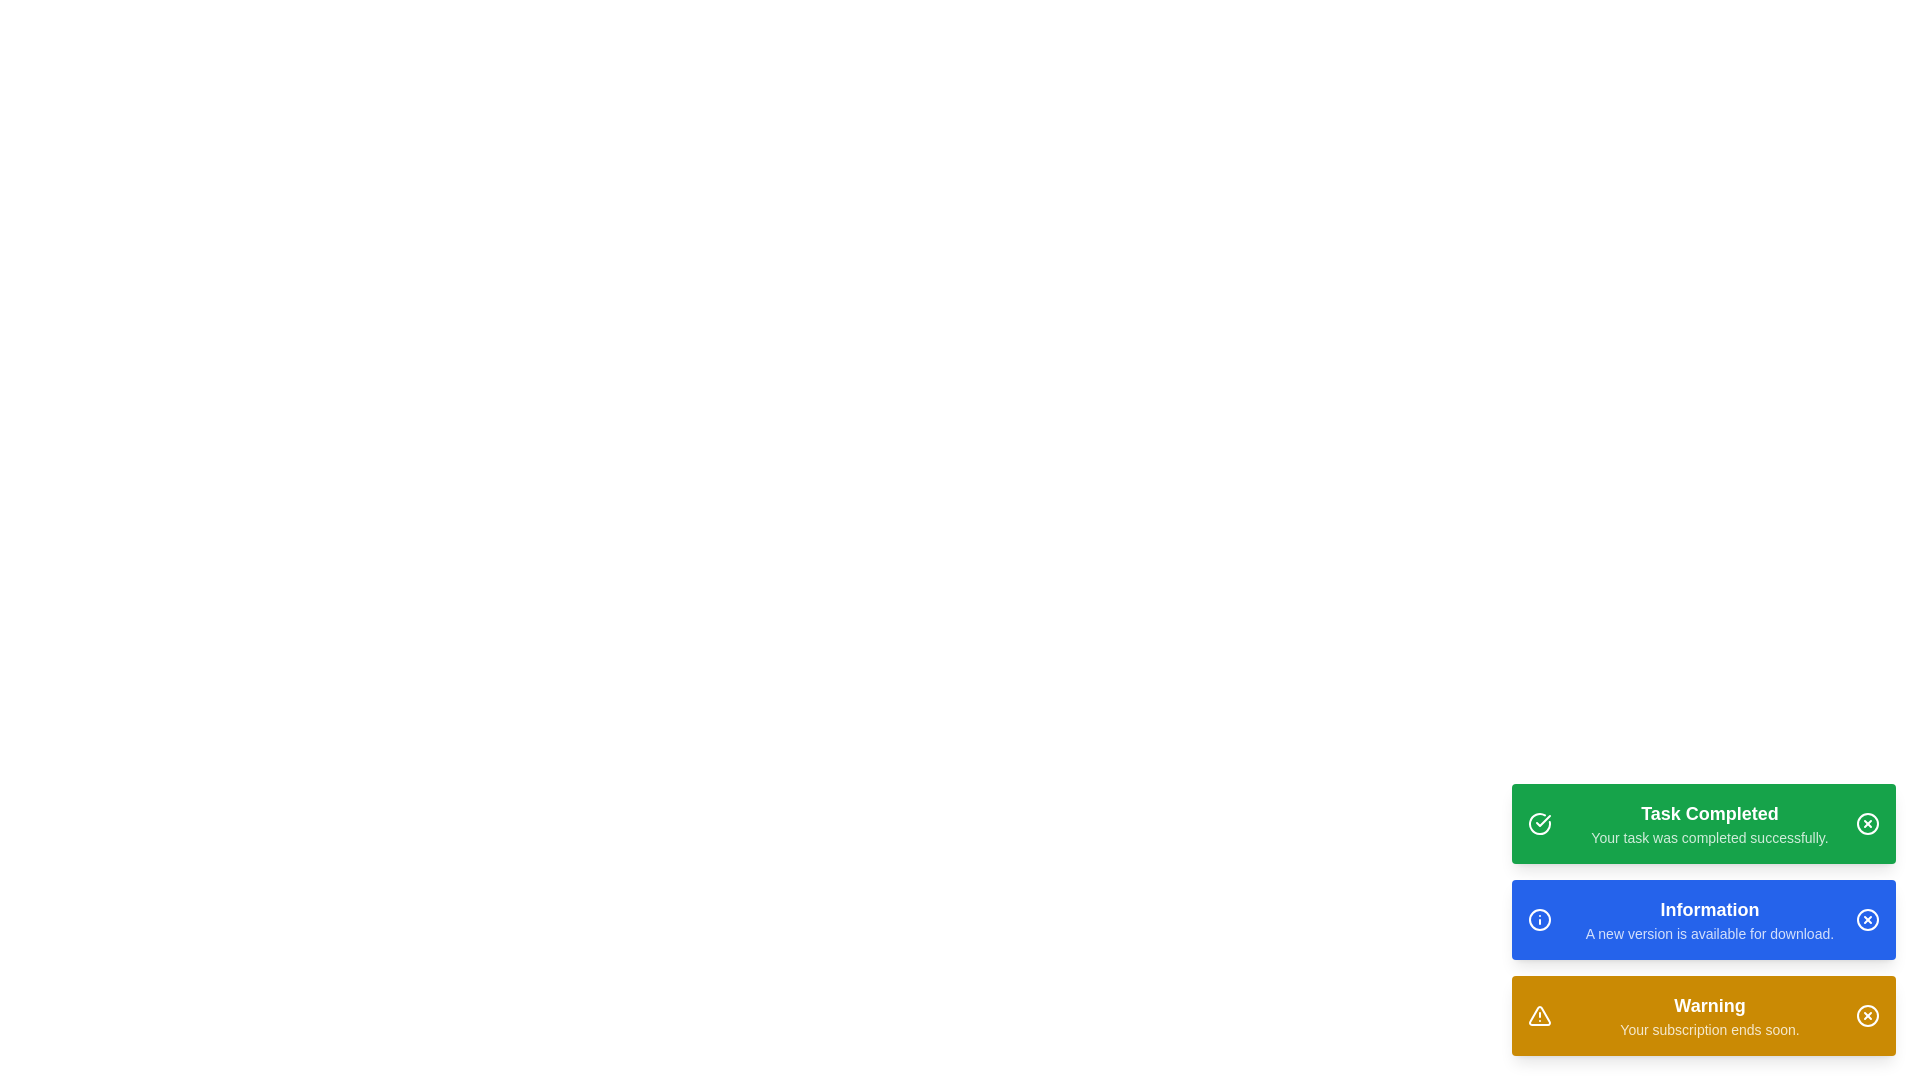 This screenshot has width=1920, height=1080. Describe the element at coordinates (1539, 1015) in the screenshot. I see `the warning indication icon located at the left side of the yellow 'Warning' notification box at the bottom of the vertical stack of three notification boxes` at that location.